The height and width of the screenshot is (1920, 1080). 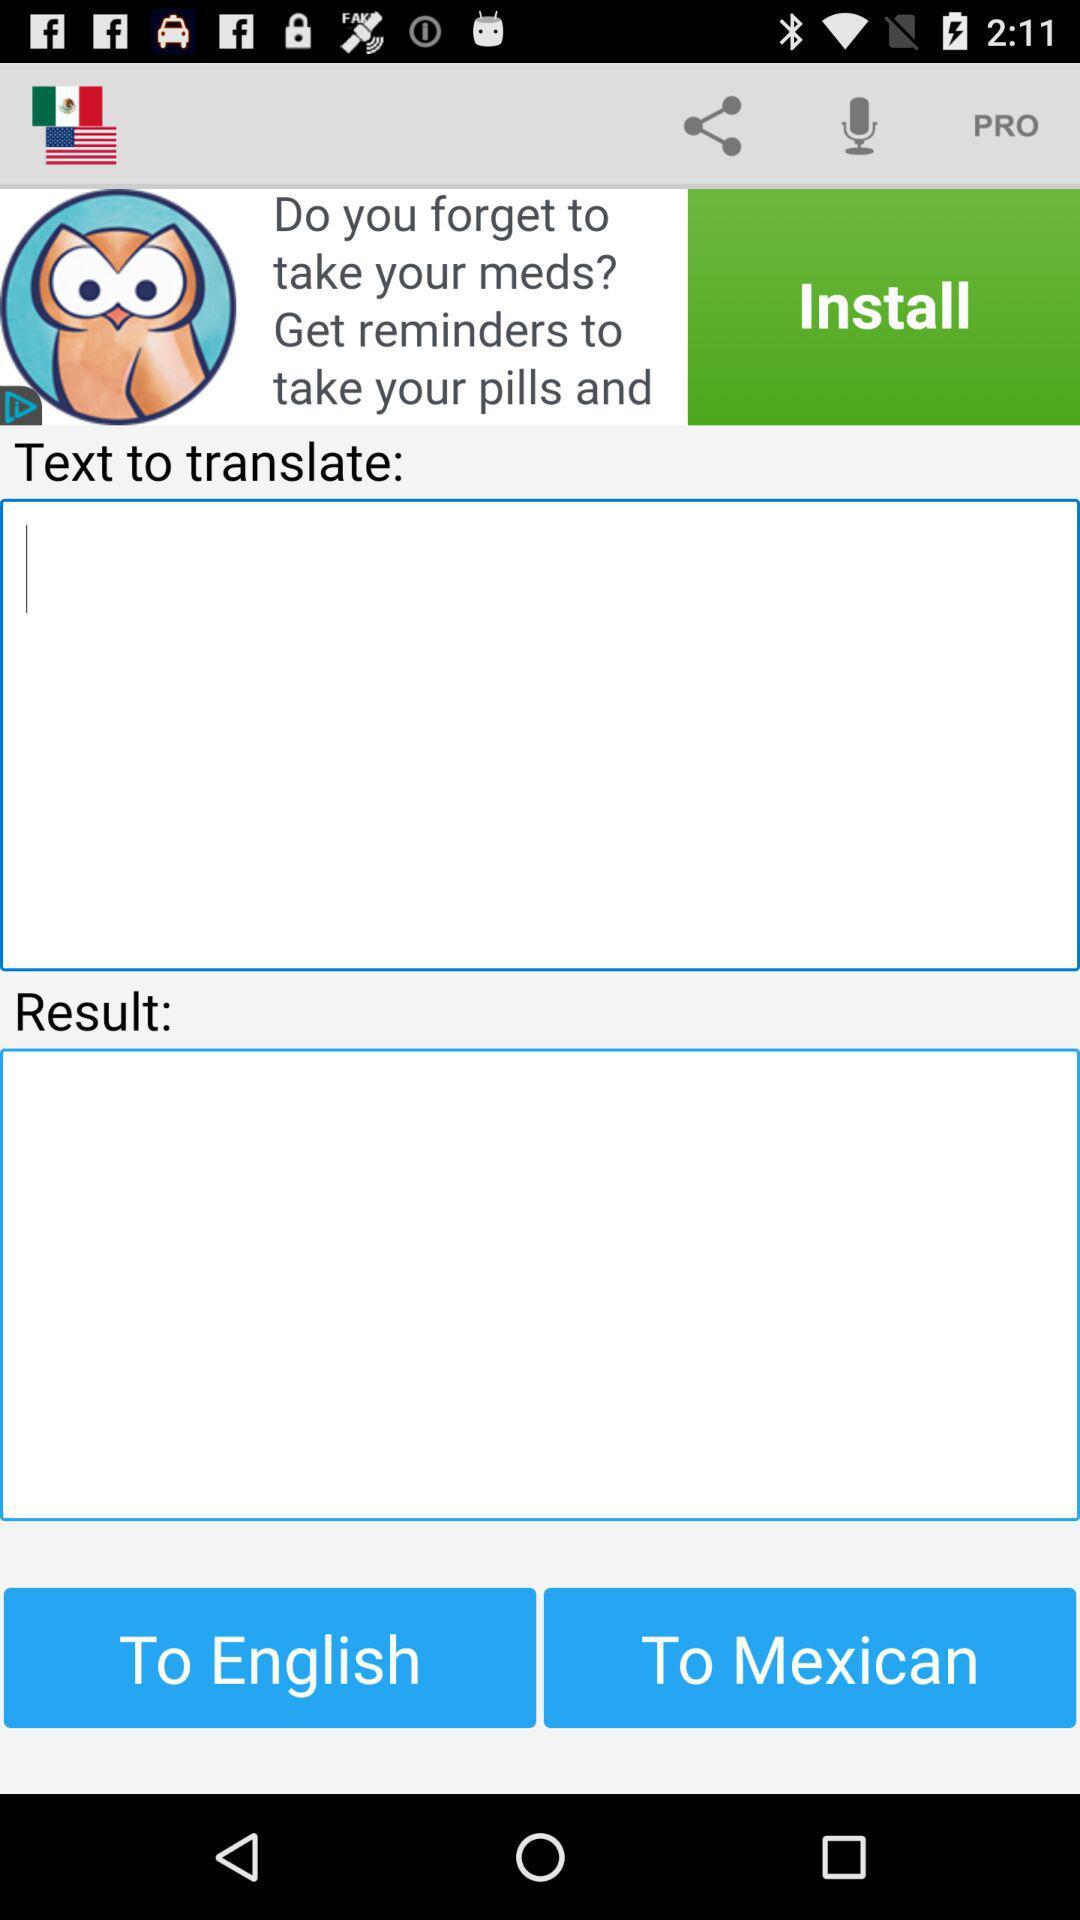 I want to click on to mexican item, so click(x=810, y=1657).